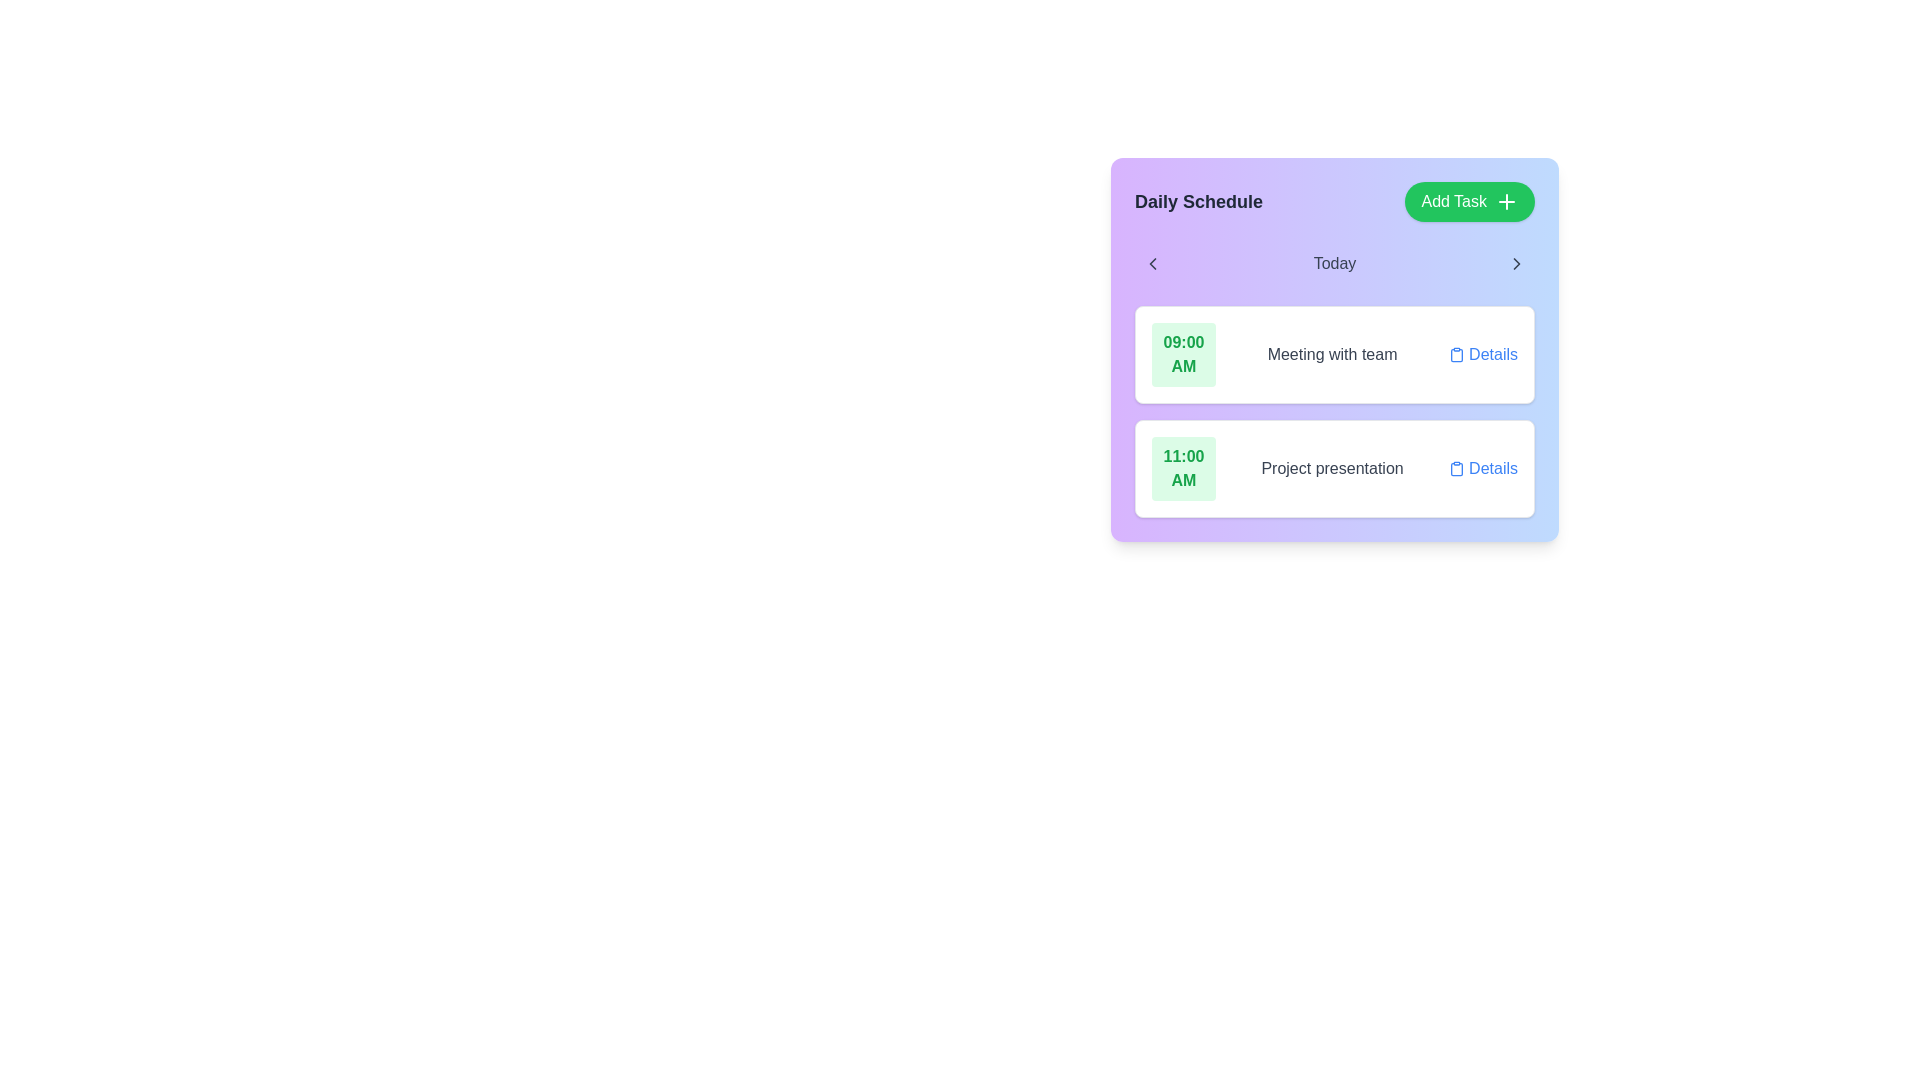 Image resolution: width=1920 pixels, height=1080 pixels. I want to click on the Chevron button located at the far right of the navigation bar, so click(1516, 262).